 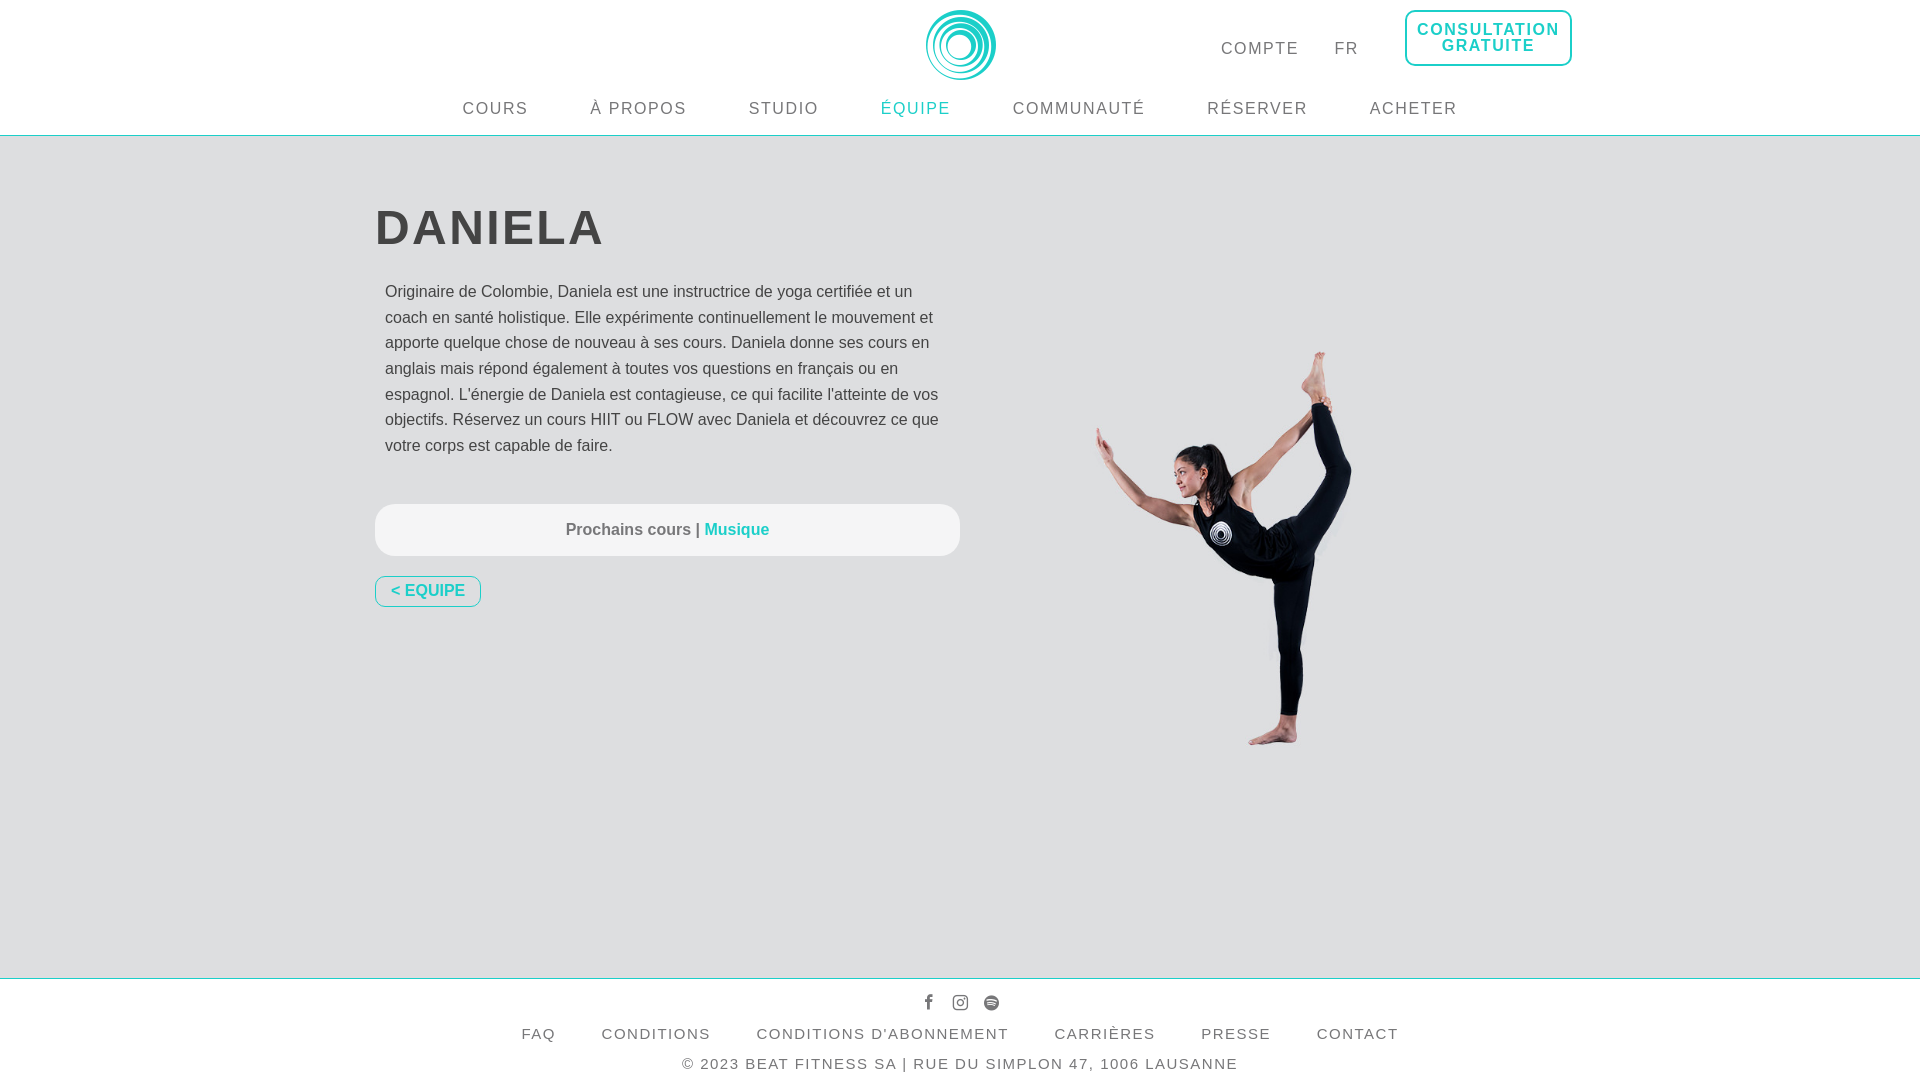 What do you see at coordinates (1258, 48) in the screenshot?
I see `'COMPTE'` at bounding box center [1258, 48].